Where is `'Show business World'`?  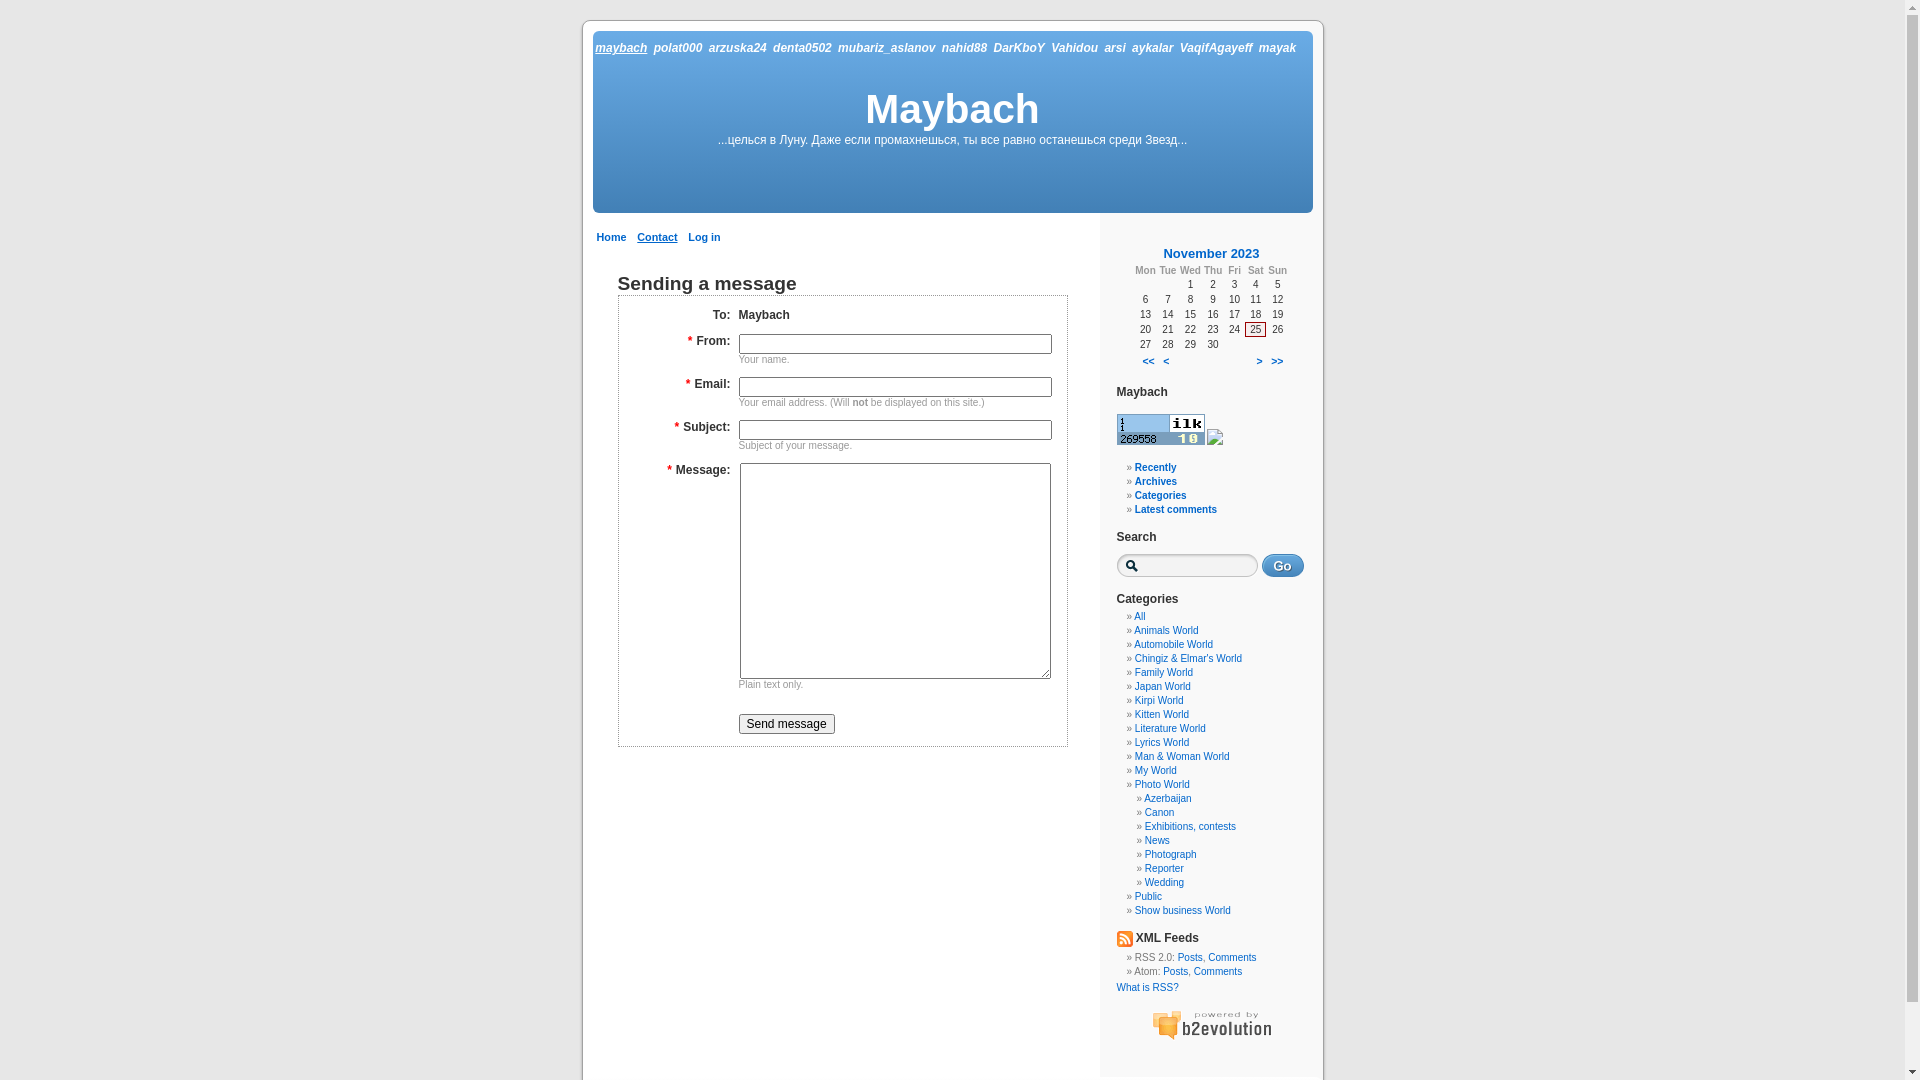 'Show business World' is located at coordinates (1134, 910).